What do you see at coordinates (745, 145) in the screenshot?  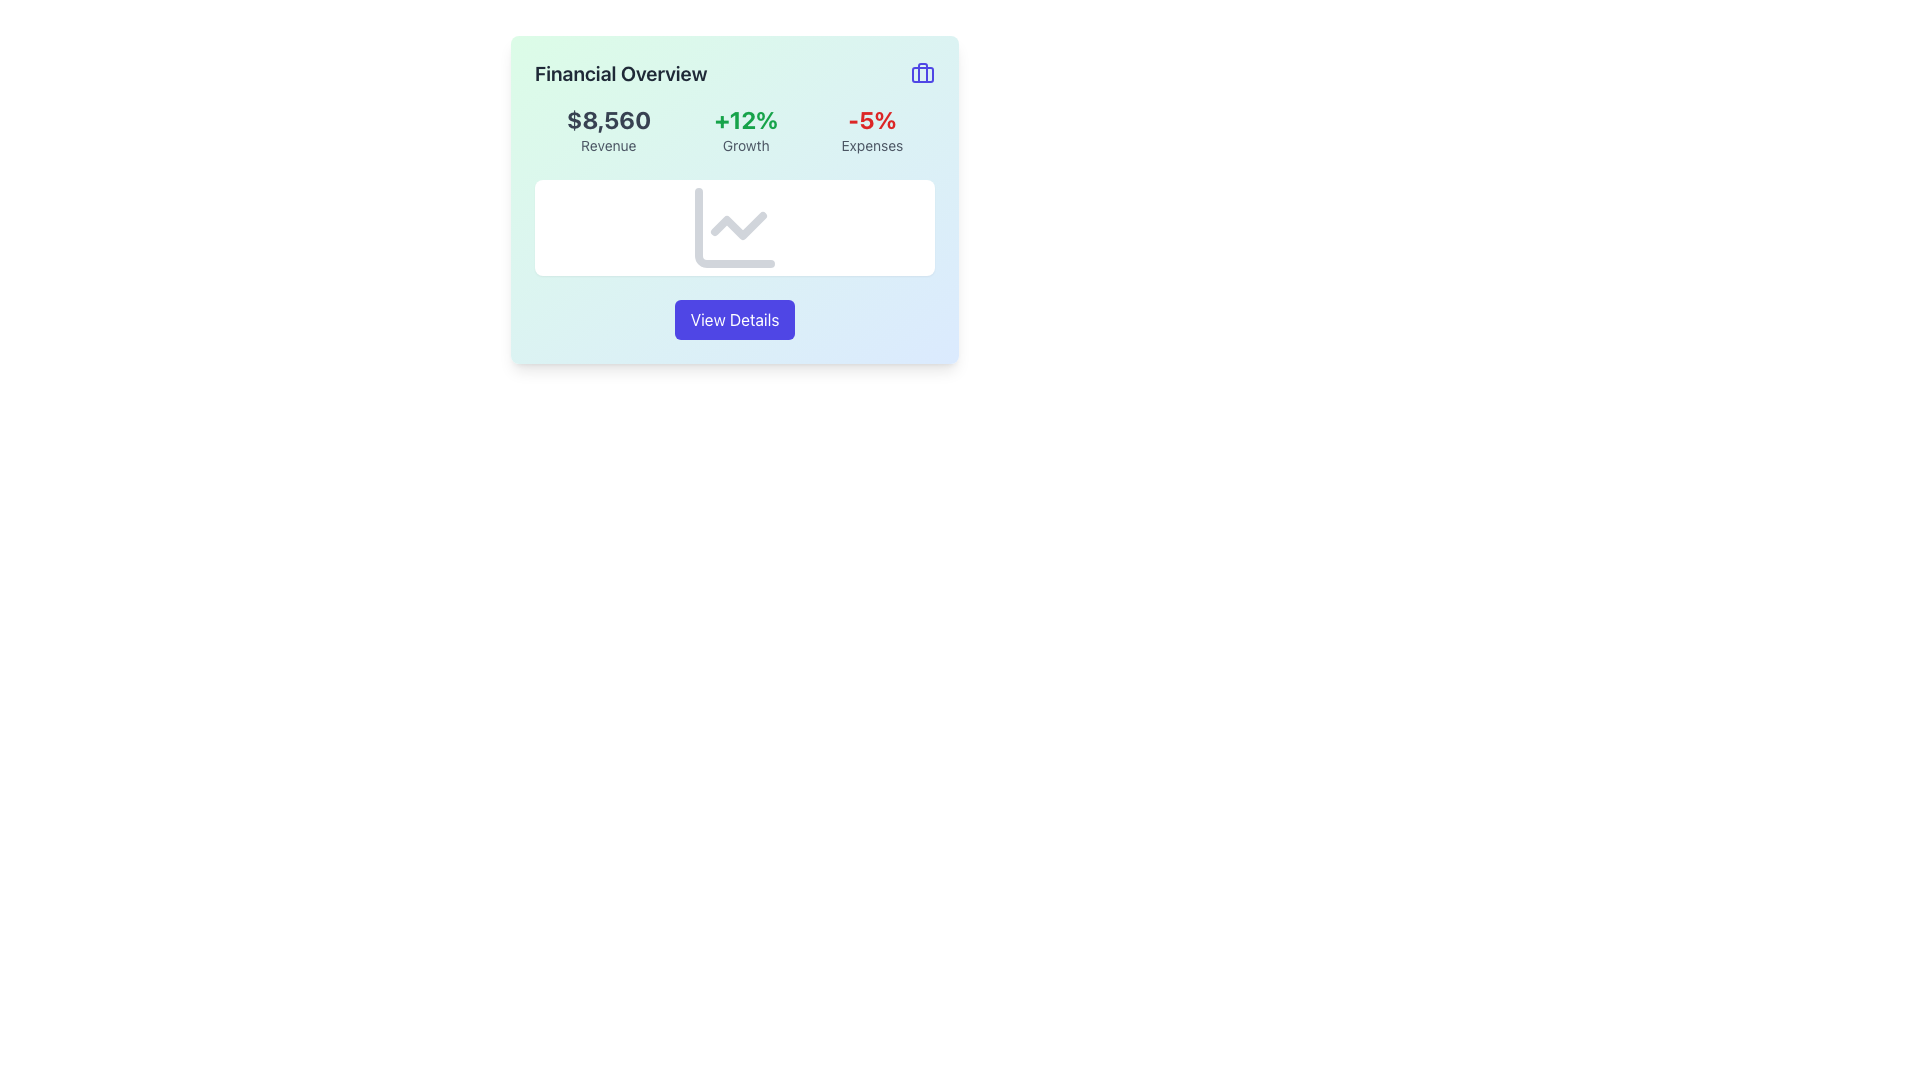 I see `label 'Growth' located below the text '+12%' in the financial overview section` at bounding box center [745, 145].